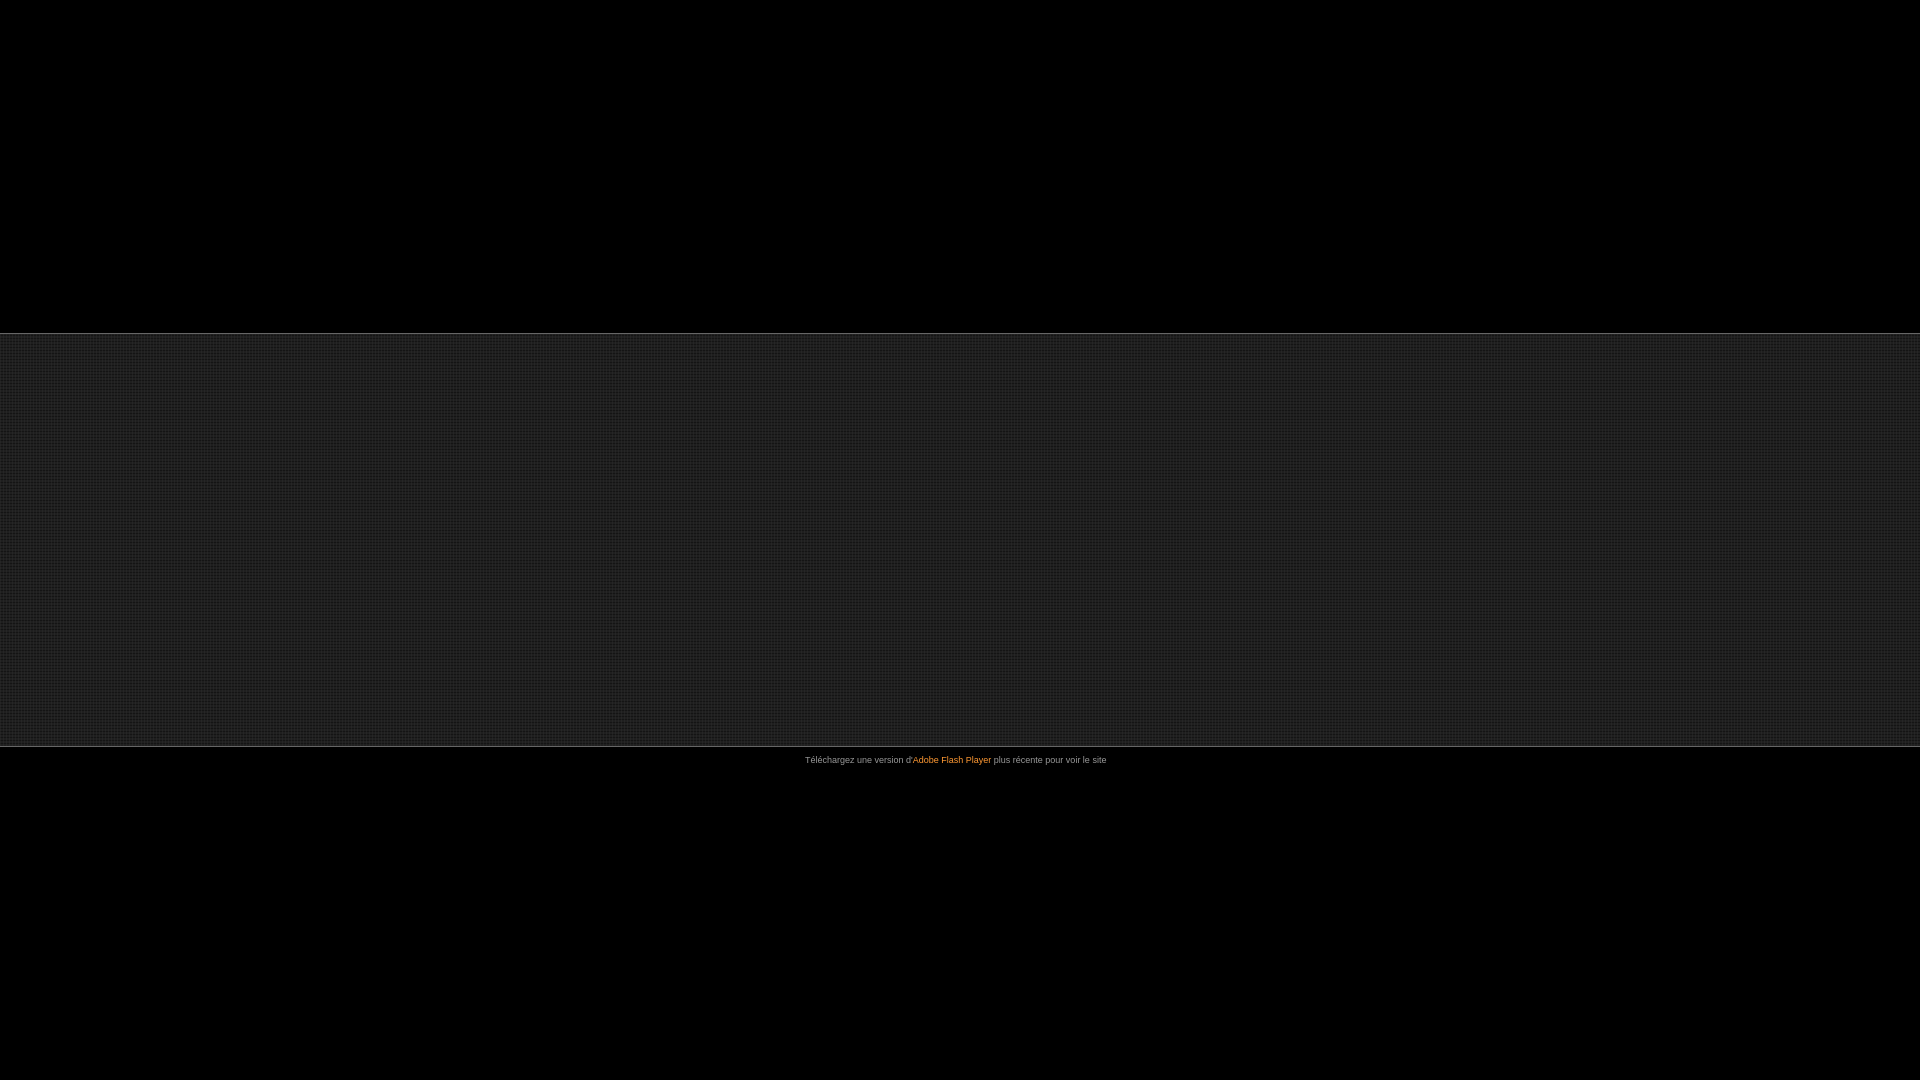  What do you see at coordinates (911, 759) in the screenshot?
I see `'Adobe Flash Player'` at bounding box center [911, 759].